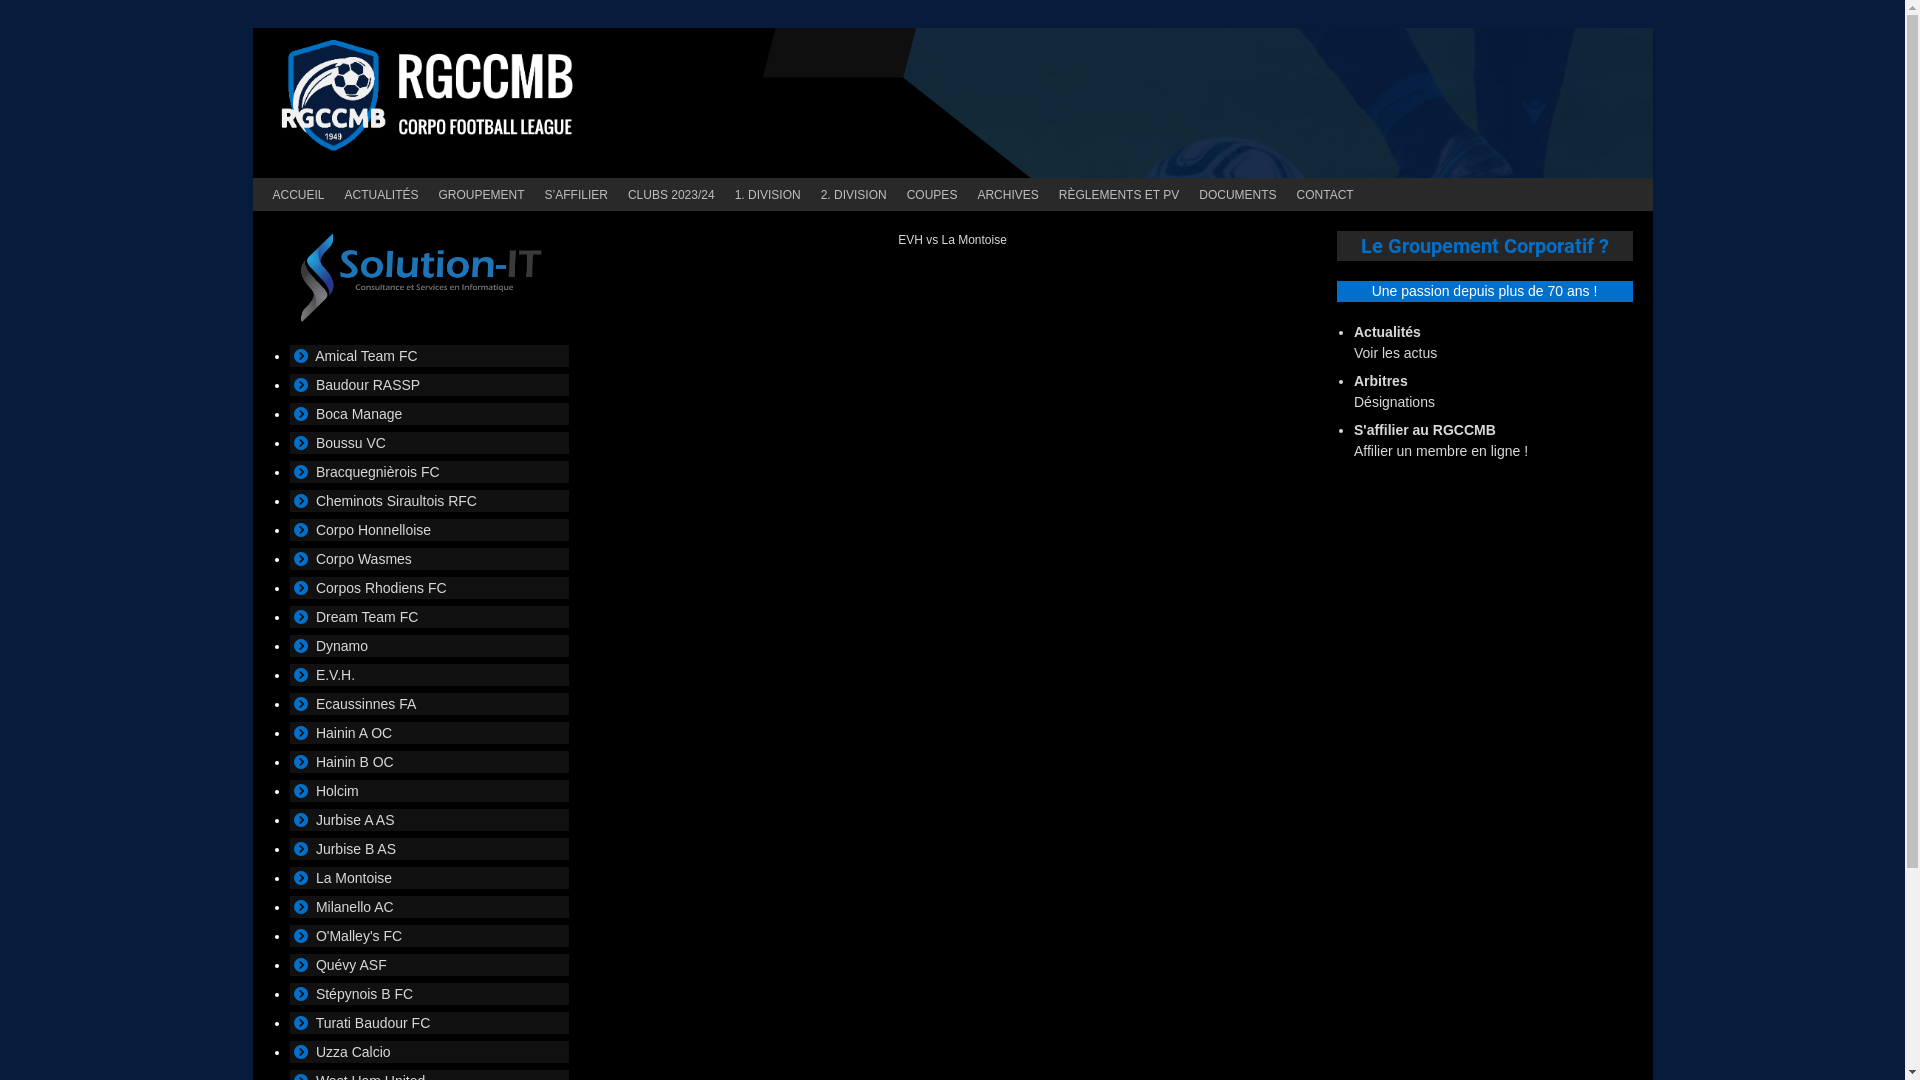 The width and height of the screenshot is (1920, 1080). I want to click on 'Voir les actus', so click(1394, 352).